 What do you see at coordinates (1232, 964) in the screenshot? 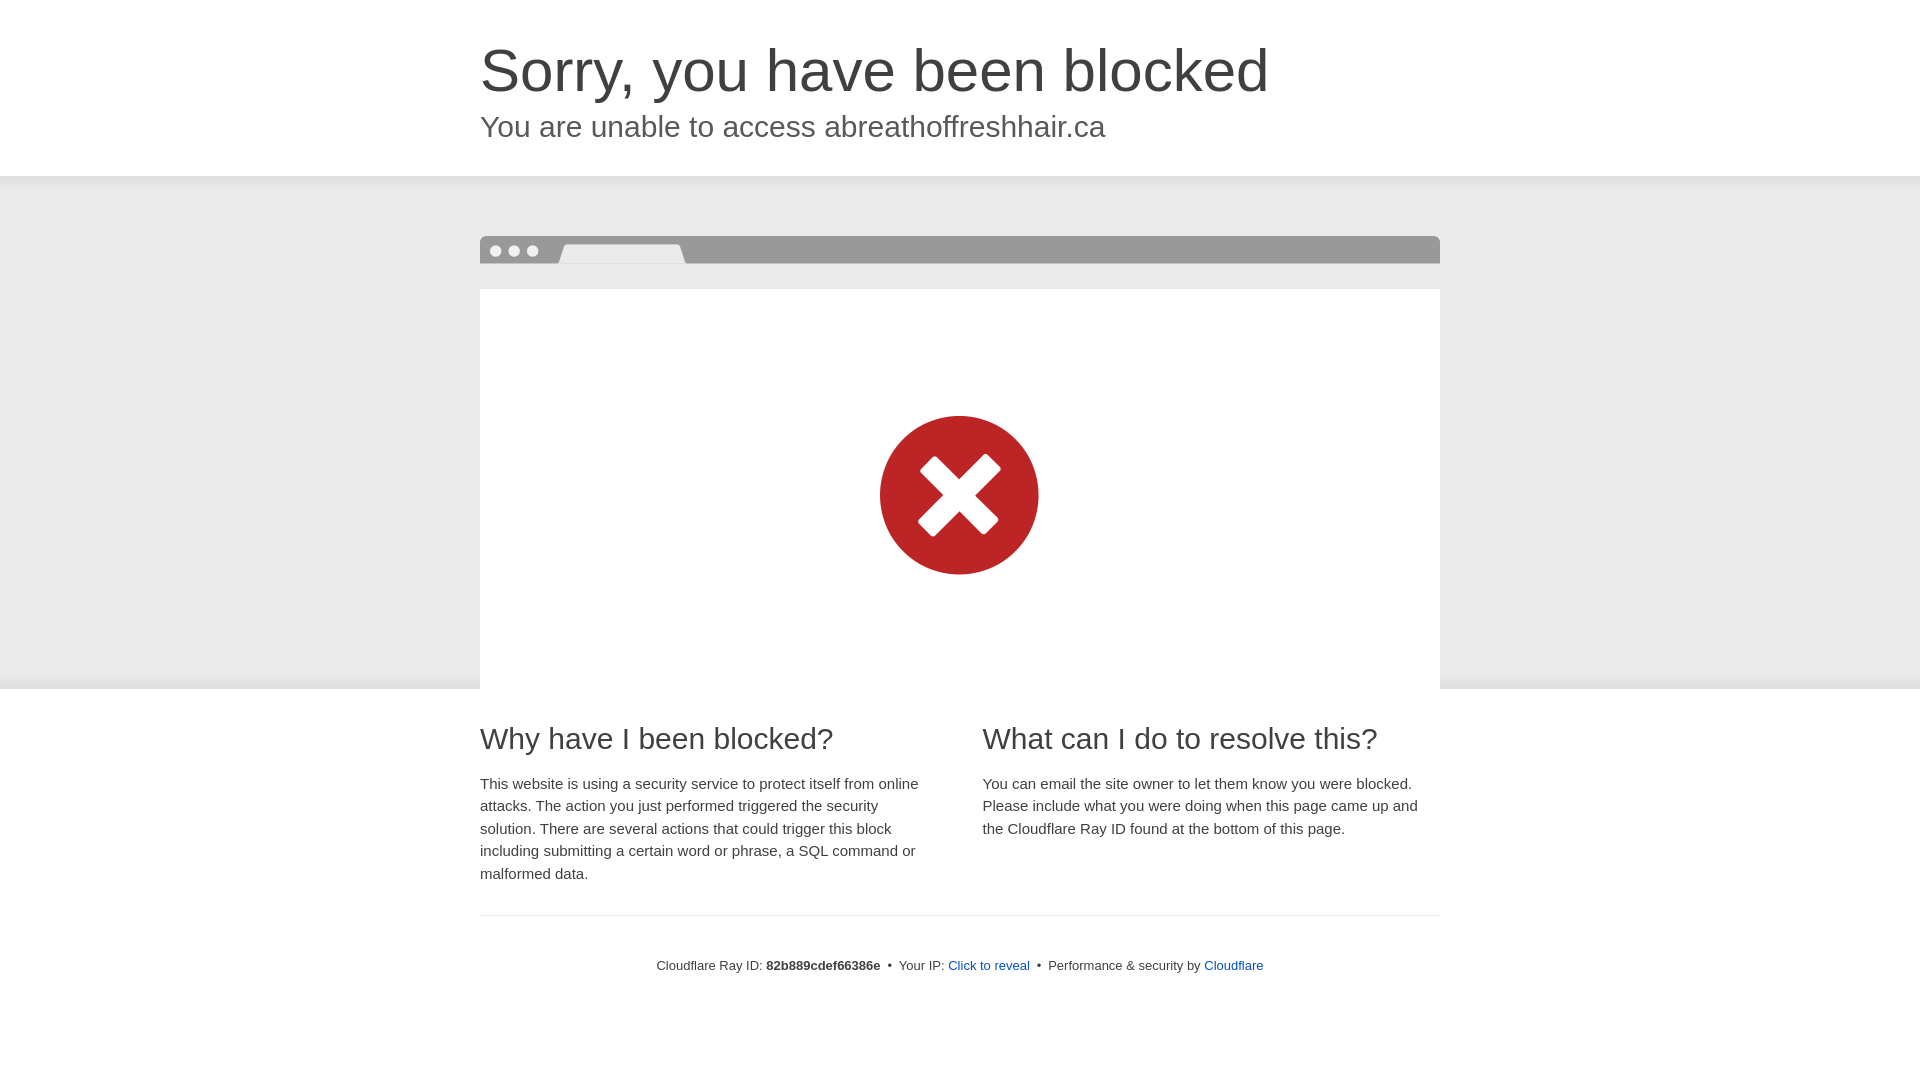
I see `'Cloudflare'` at bounding box center [1232, 964].